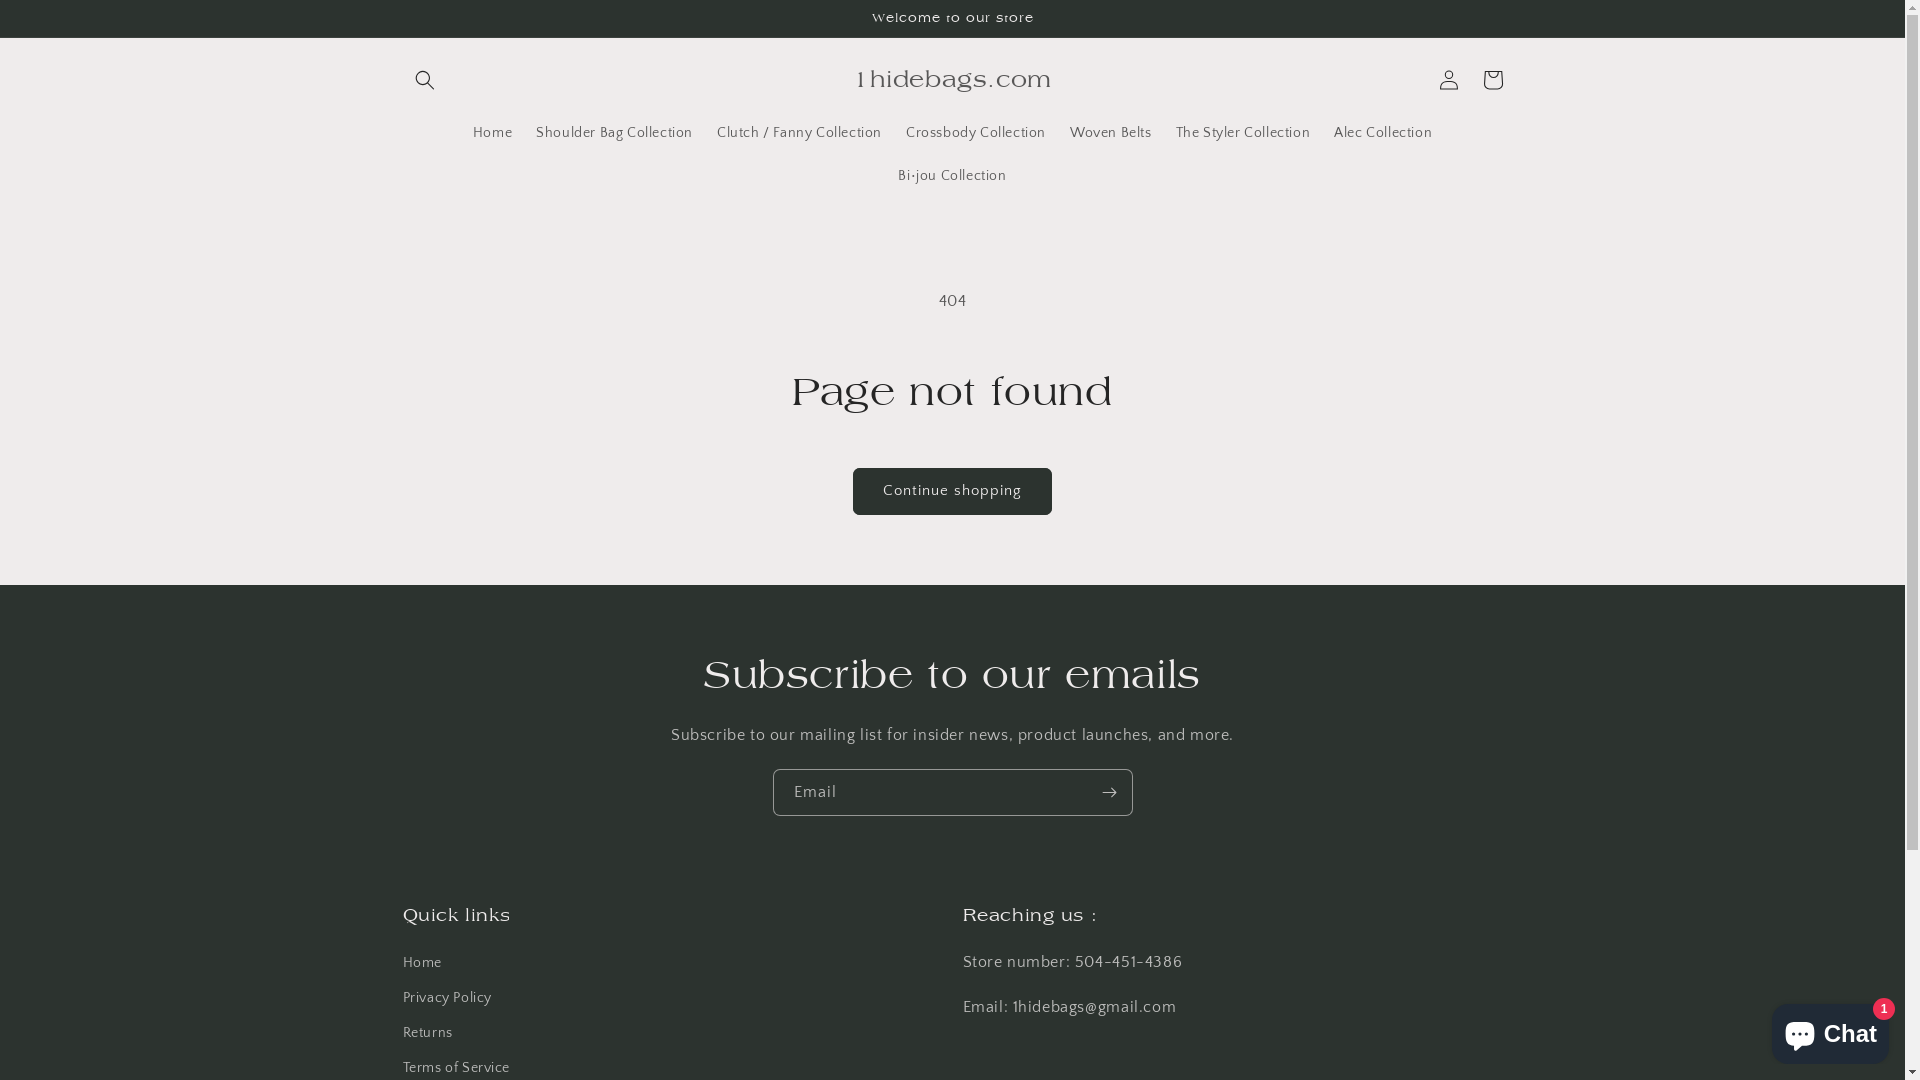 The height and width of the screenshot is (1080, 1920). Describe the element at coordinates (952, 78) in the screenshot. I see `'1hidebags.com'` at that location.